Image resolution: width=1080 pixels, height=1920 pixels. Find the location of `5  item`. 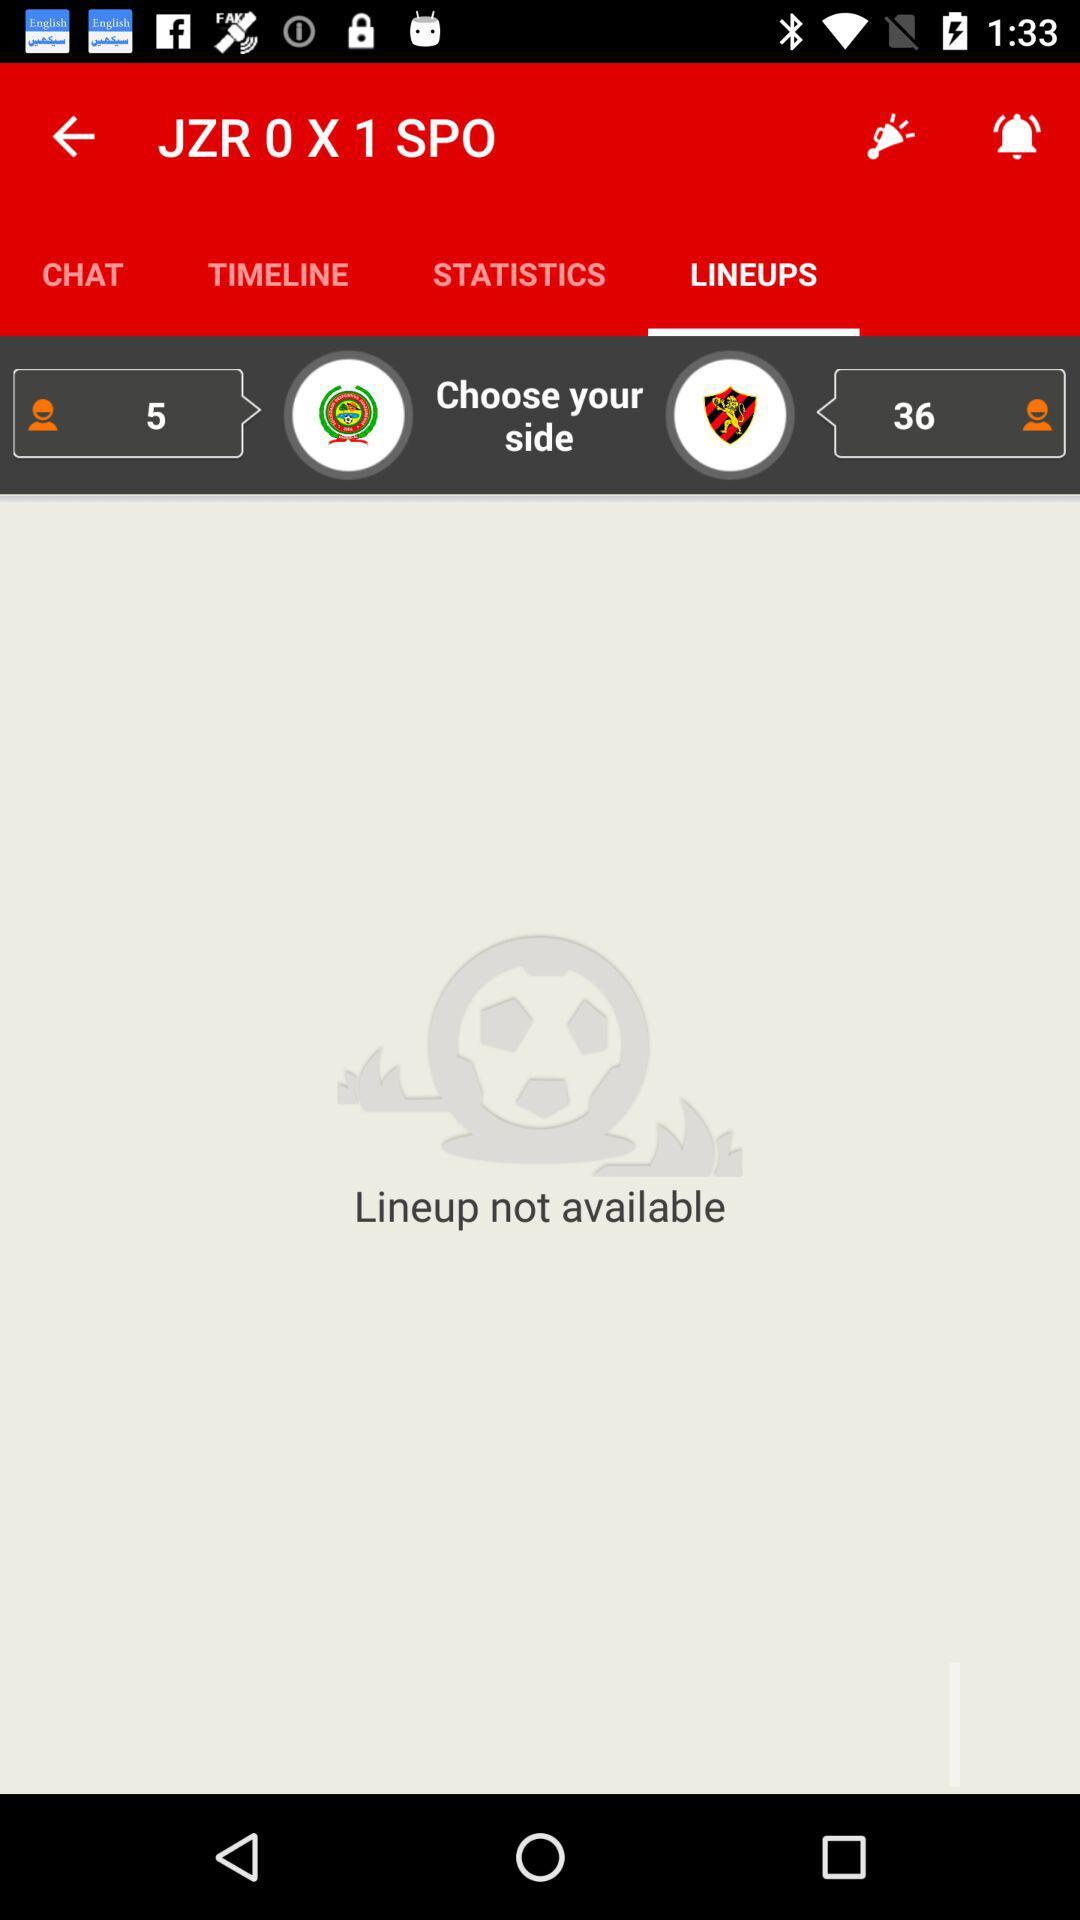

5  item is located at coordinates (137, 413).